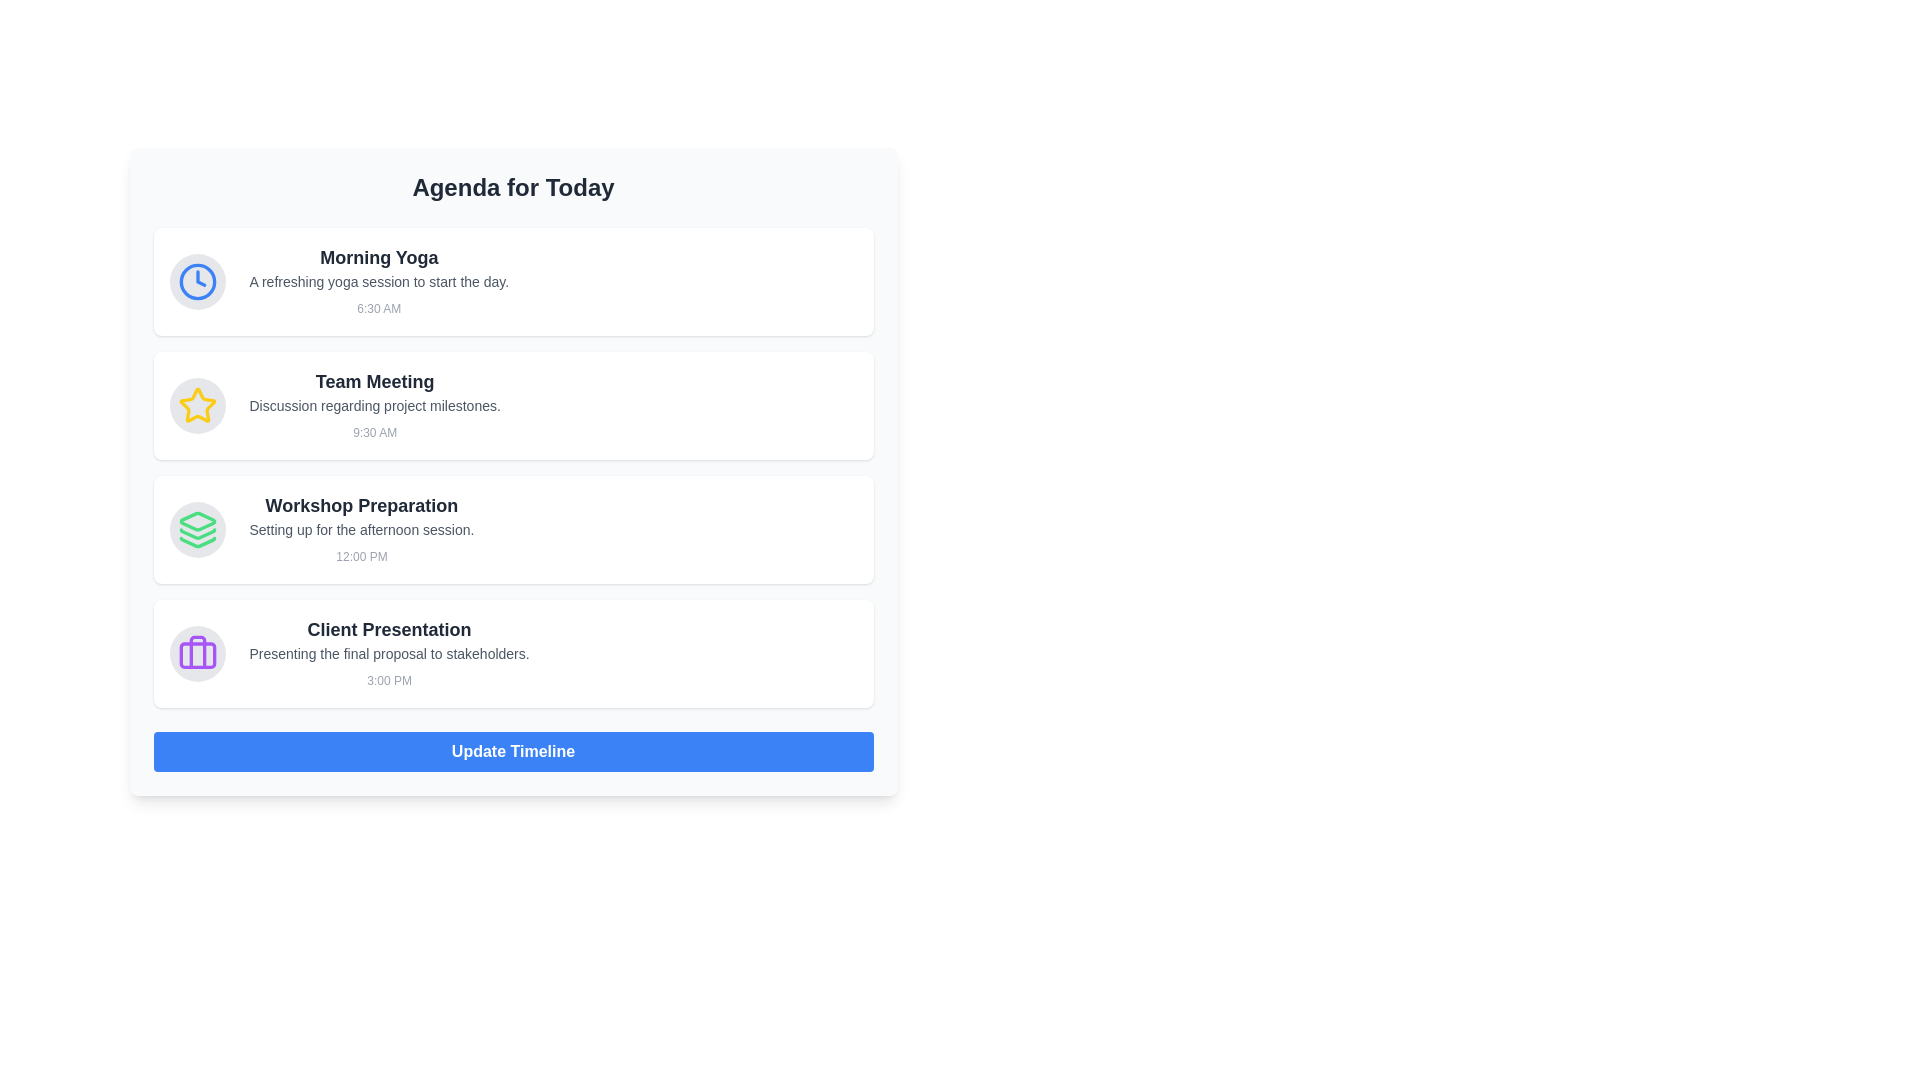 Image resolution: width=1920 pixels, height=1080 pixels. I want to click on the text label 'Setting up for the afternoon session.' which is styled in light gray and positioned under the heading 'Workshop Preparation', so click(361, 528).